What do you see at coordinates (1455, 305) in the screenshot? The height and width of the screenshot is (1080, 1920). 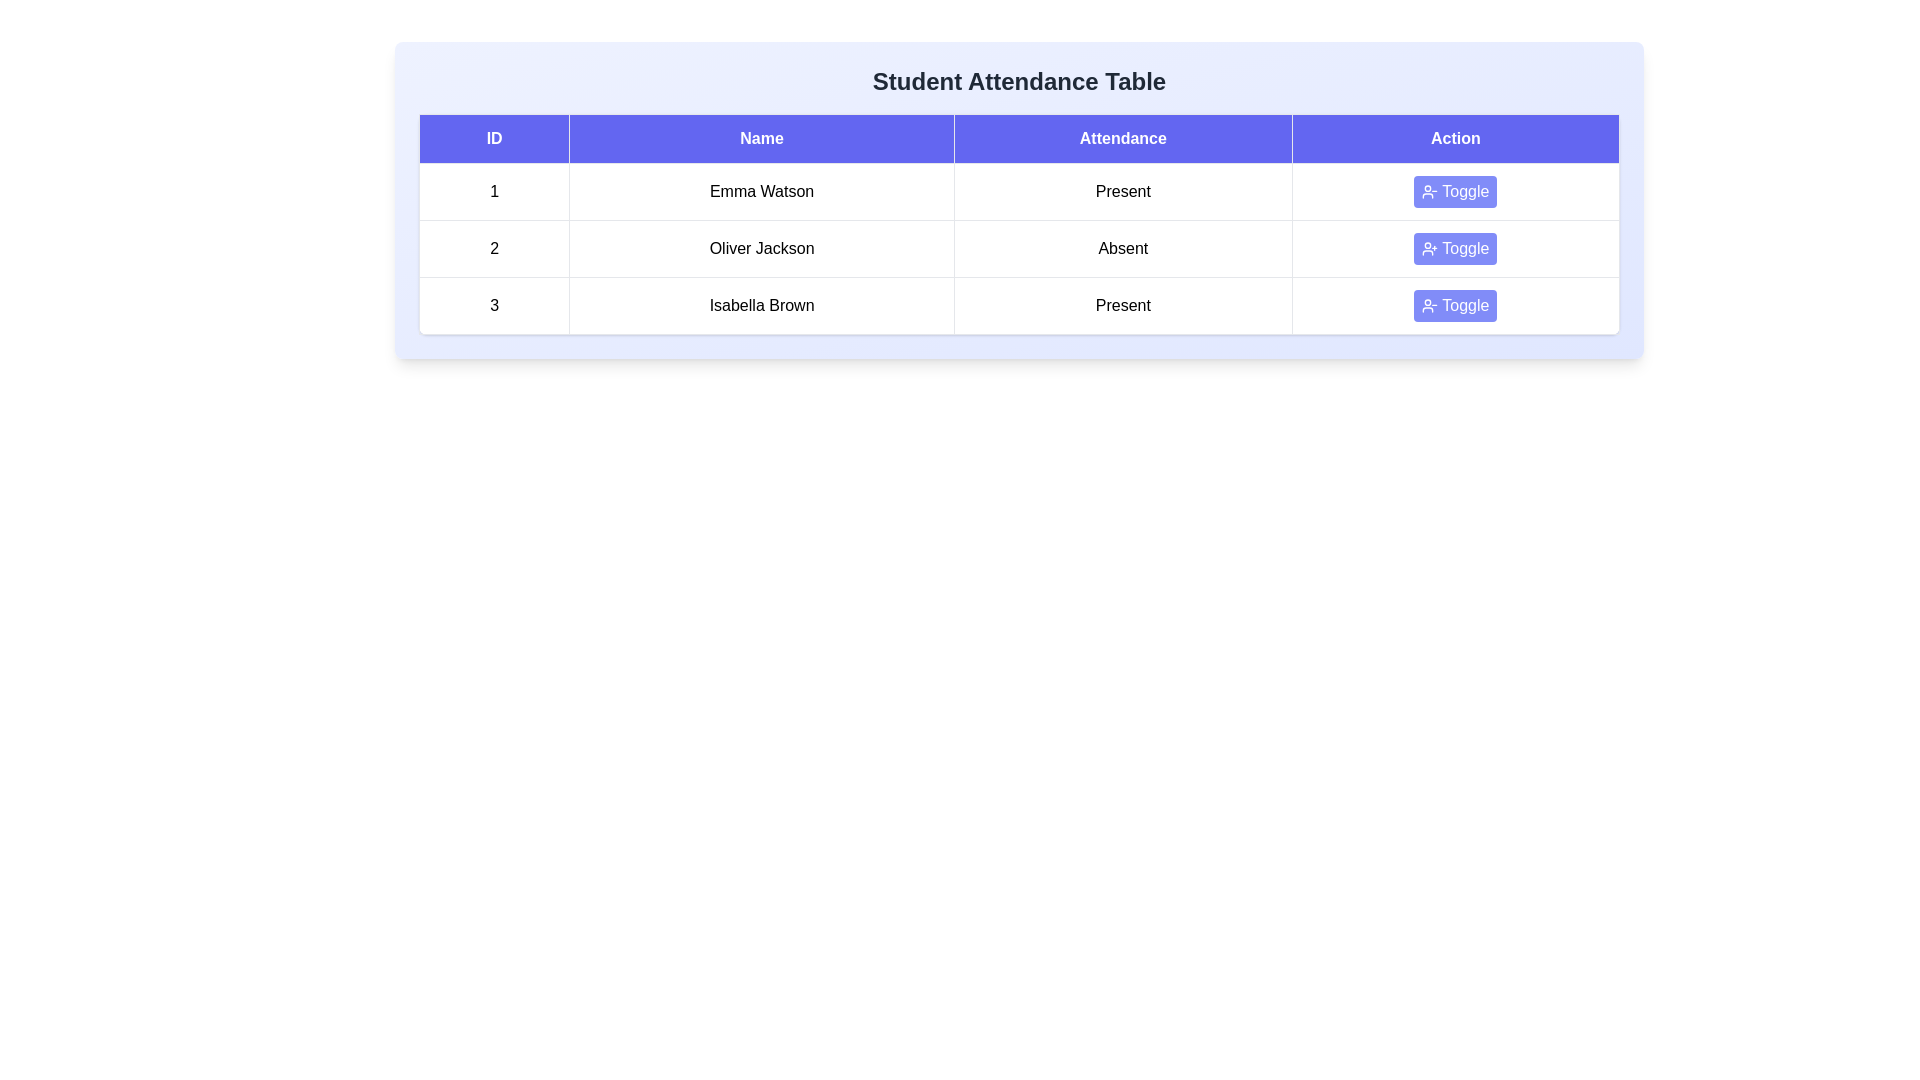 I see `the toggle button located in the third row of the table under the 'Action' column to change its state` at bounding box center [1455, 305].